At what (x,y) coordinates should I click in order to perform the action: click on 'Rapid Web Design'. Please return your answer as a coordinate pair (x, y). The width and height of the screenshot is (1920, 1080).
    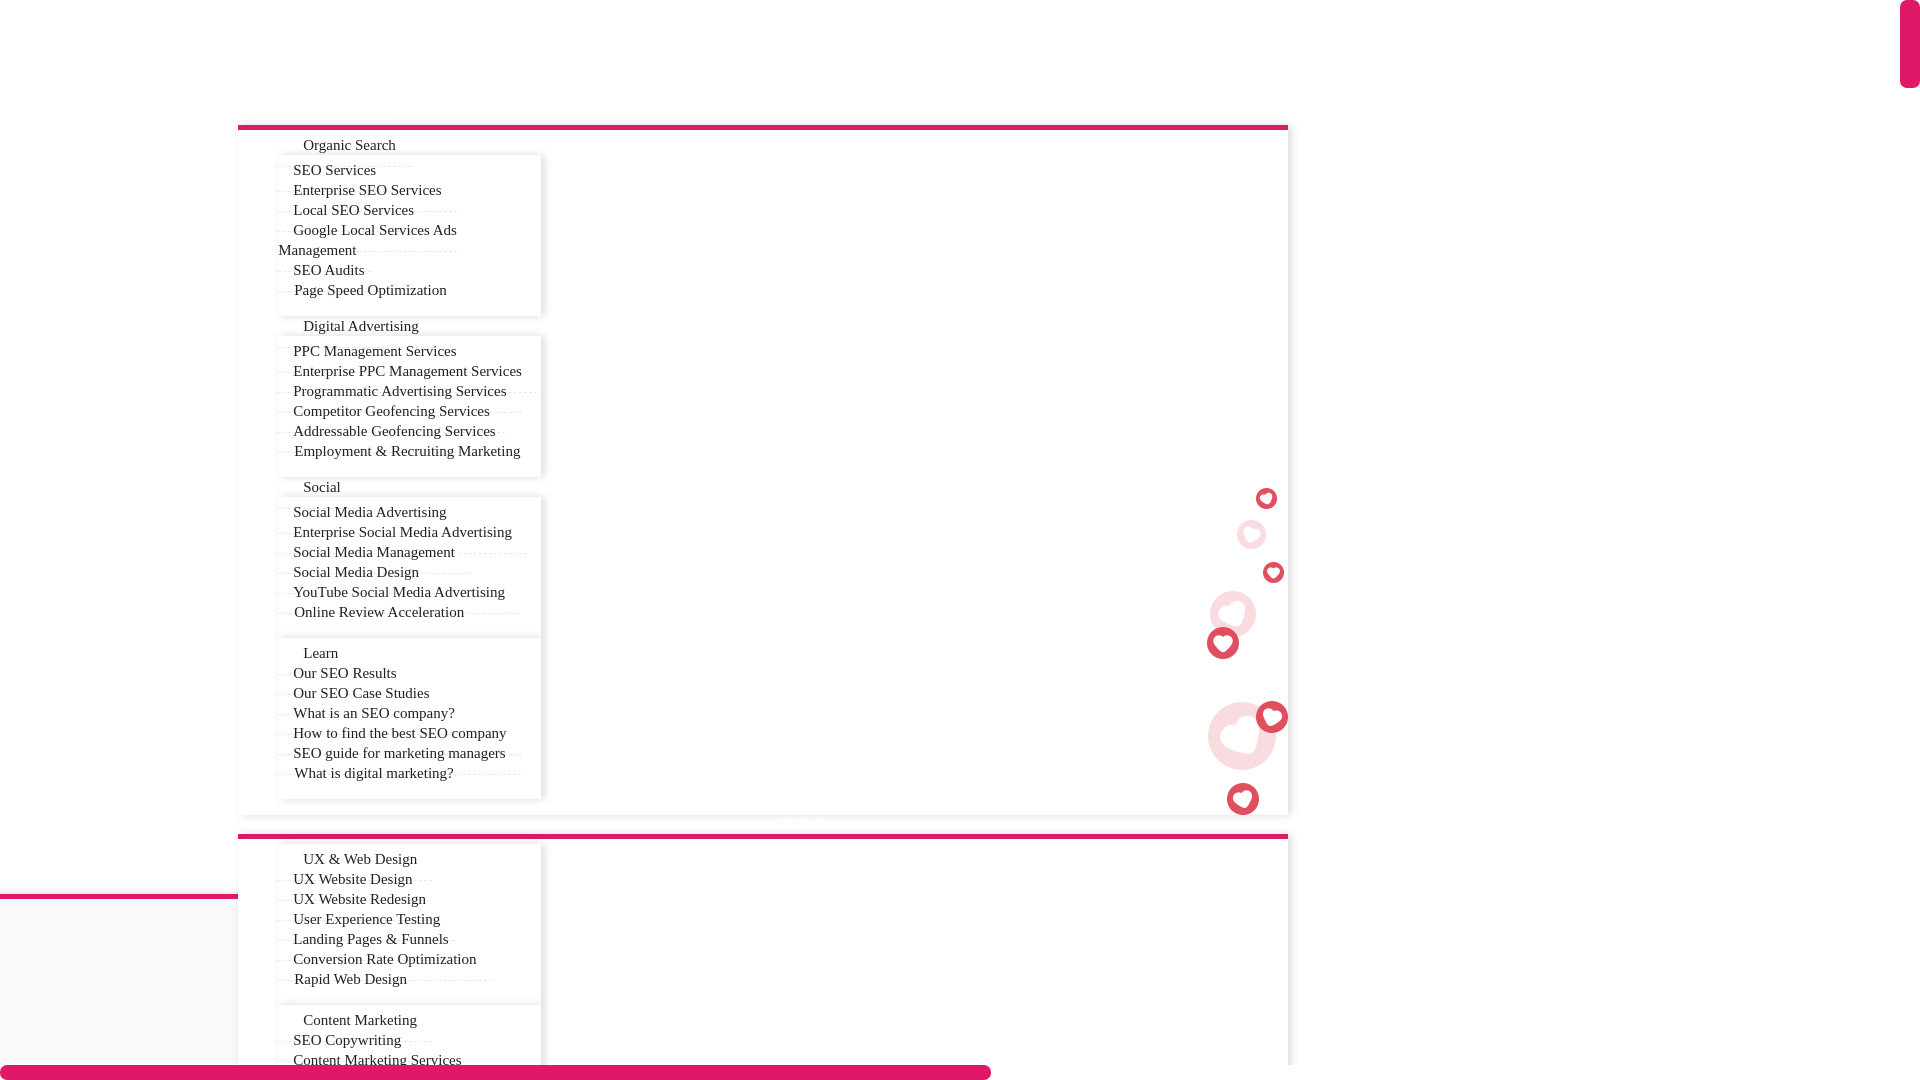
    Looking at the image, I should click on (350, 978).